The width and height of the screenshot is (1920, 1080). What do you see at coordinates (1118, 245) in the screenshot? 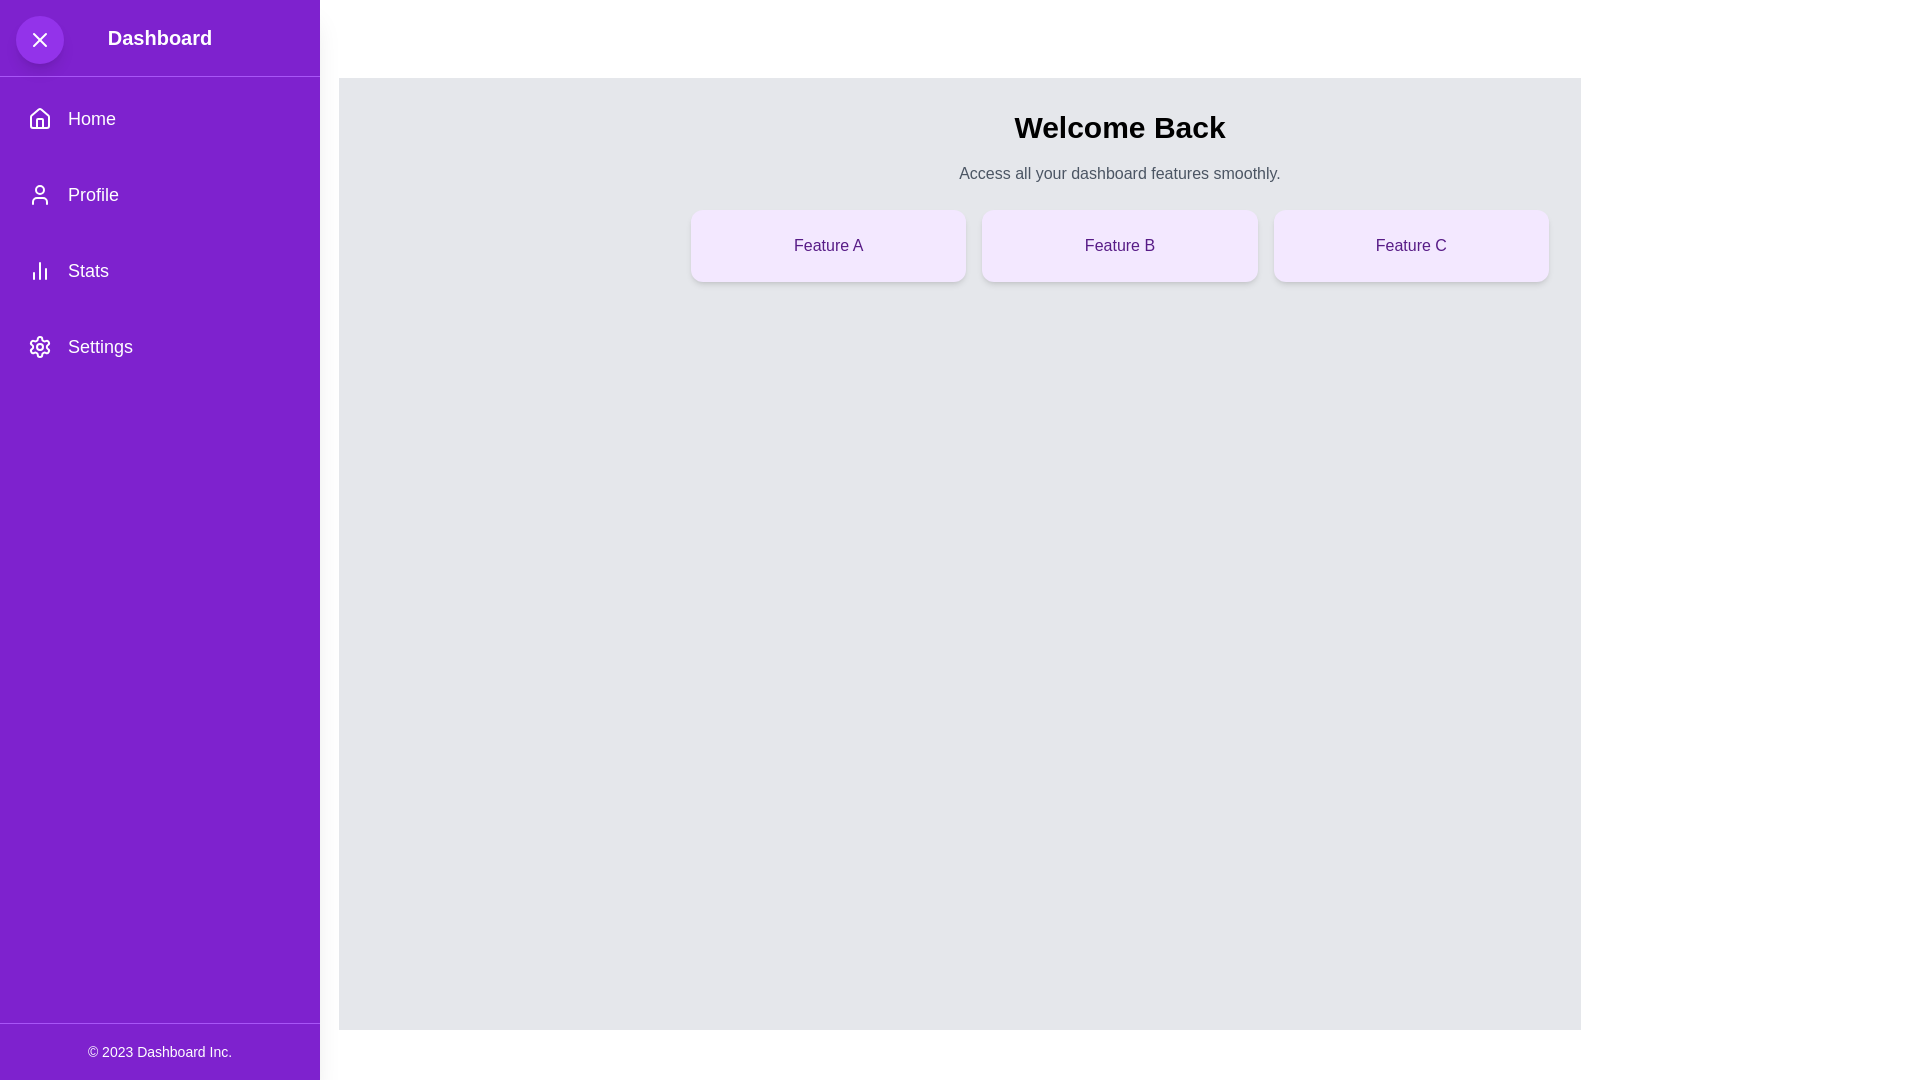
I see `the 'Feature A', 'Feature B', and 'Feature C' rectangles in the grid layout` at bounding box center [1118, 245].